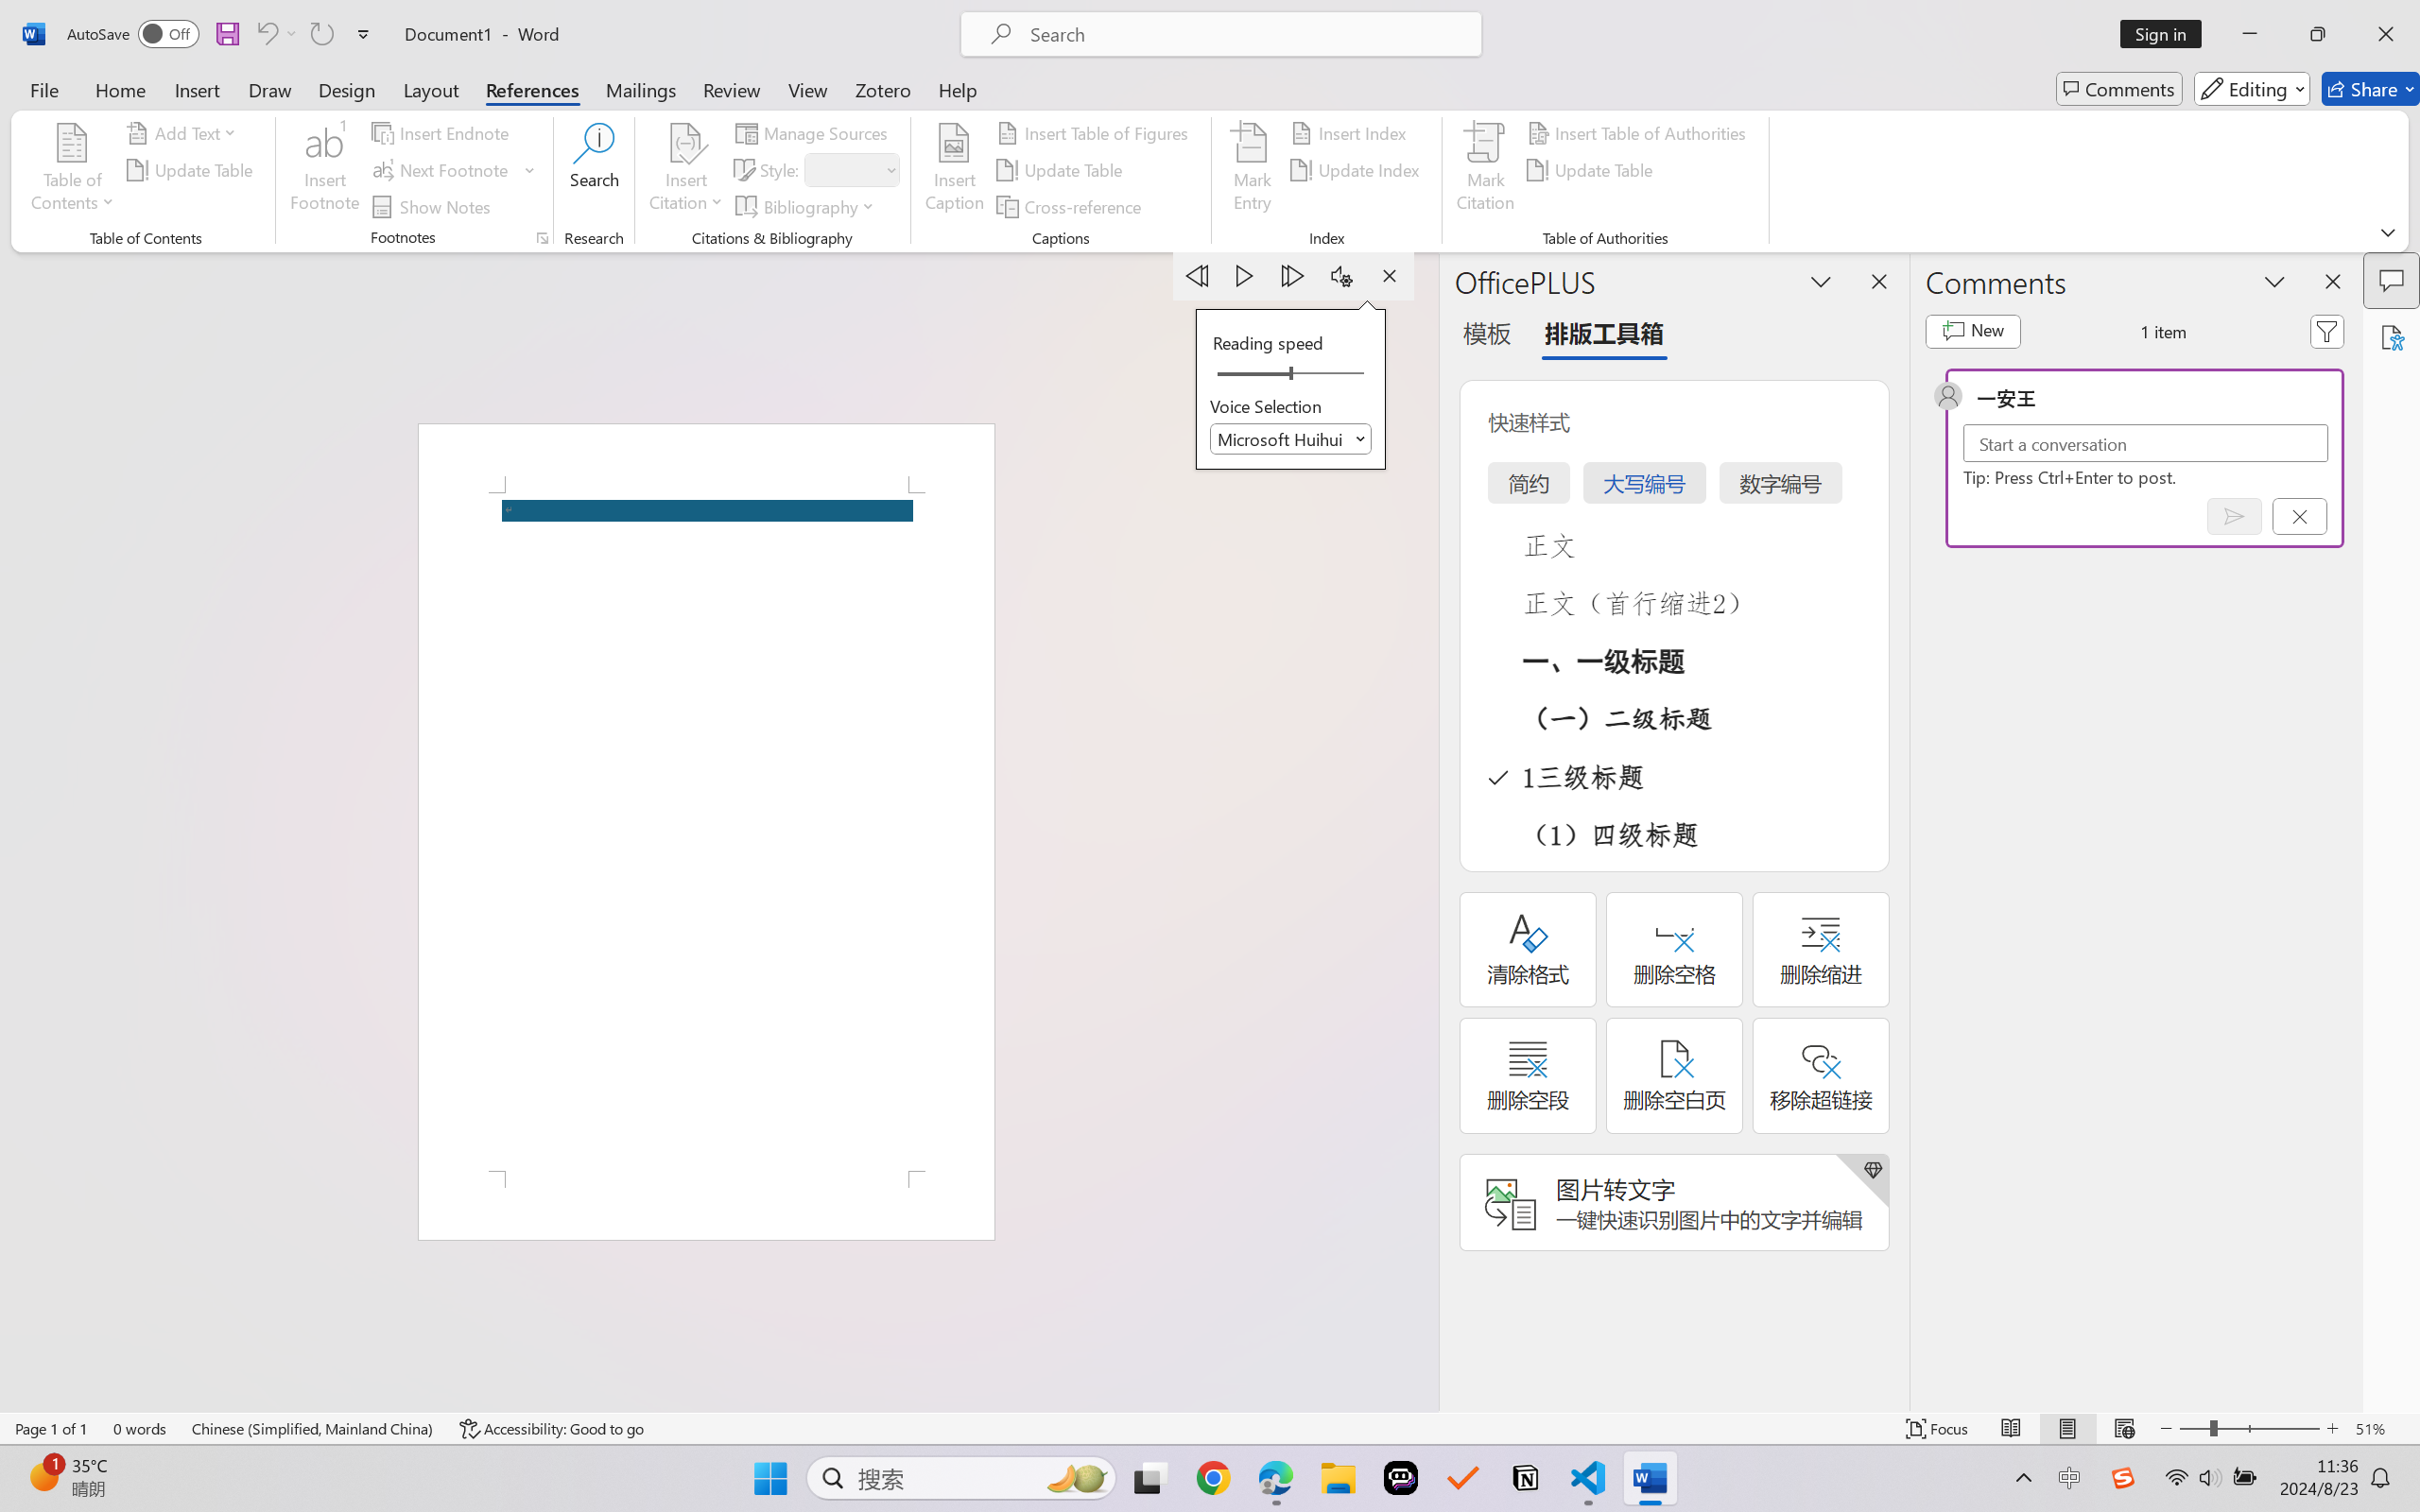 This screenshot has height=1512, width=2420. I want to click on 'Language Chinese (Simplified, Mainland China)', so click(313, 1428).